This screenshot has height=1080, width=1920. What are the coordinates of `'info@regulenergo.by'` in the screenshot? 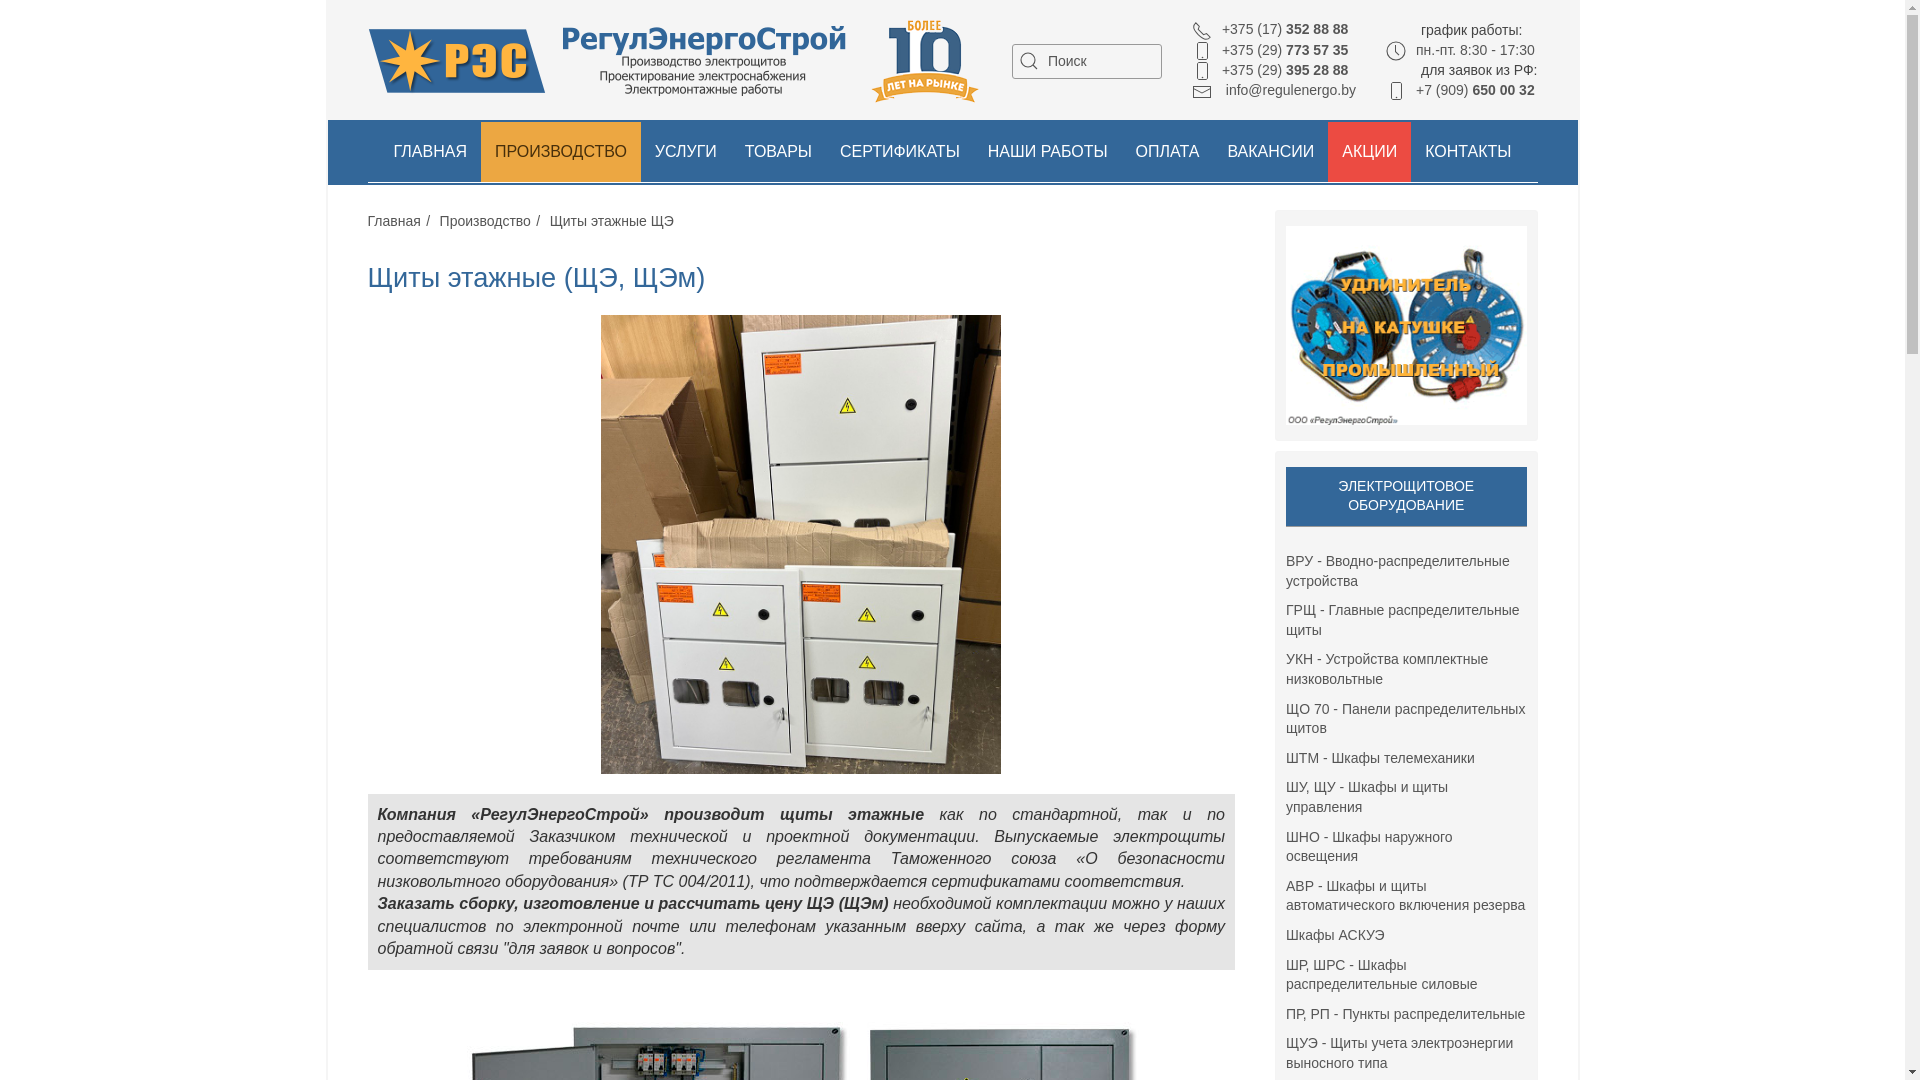 It's located at (1272, 88).